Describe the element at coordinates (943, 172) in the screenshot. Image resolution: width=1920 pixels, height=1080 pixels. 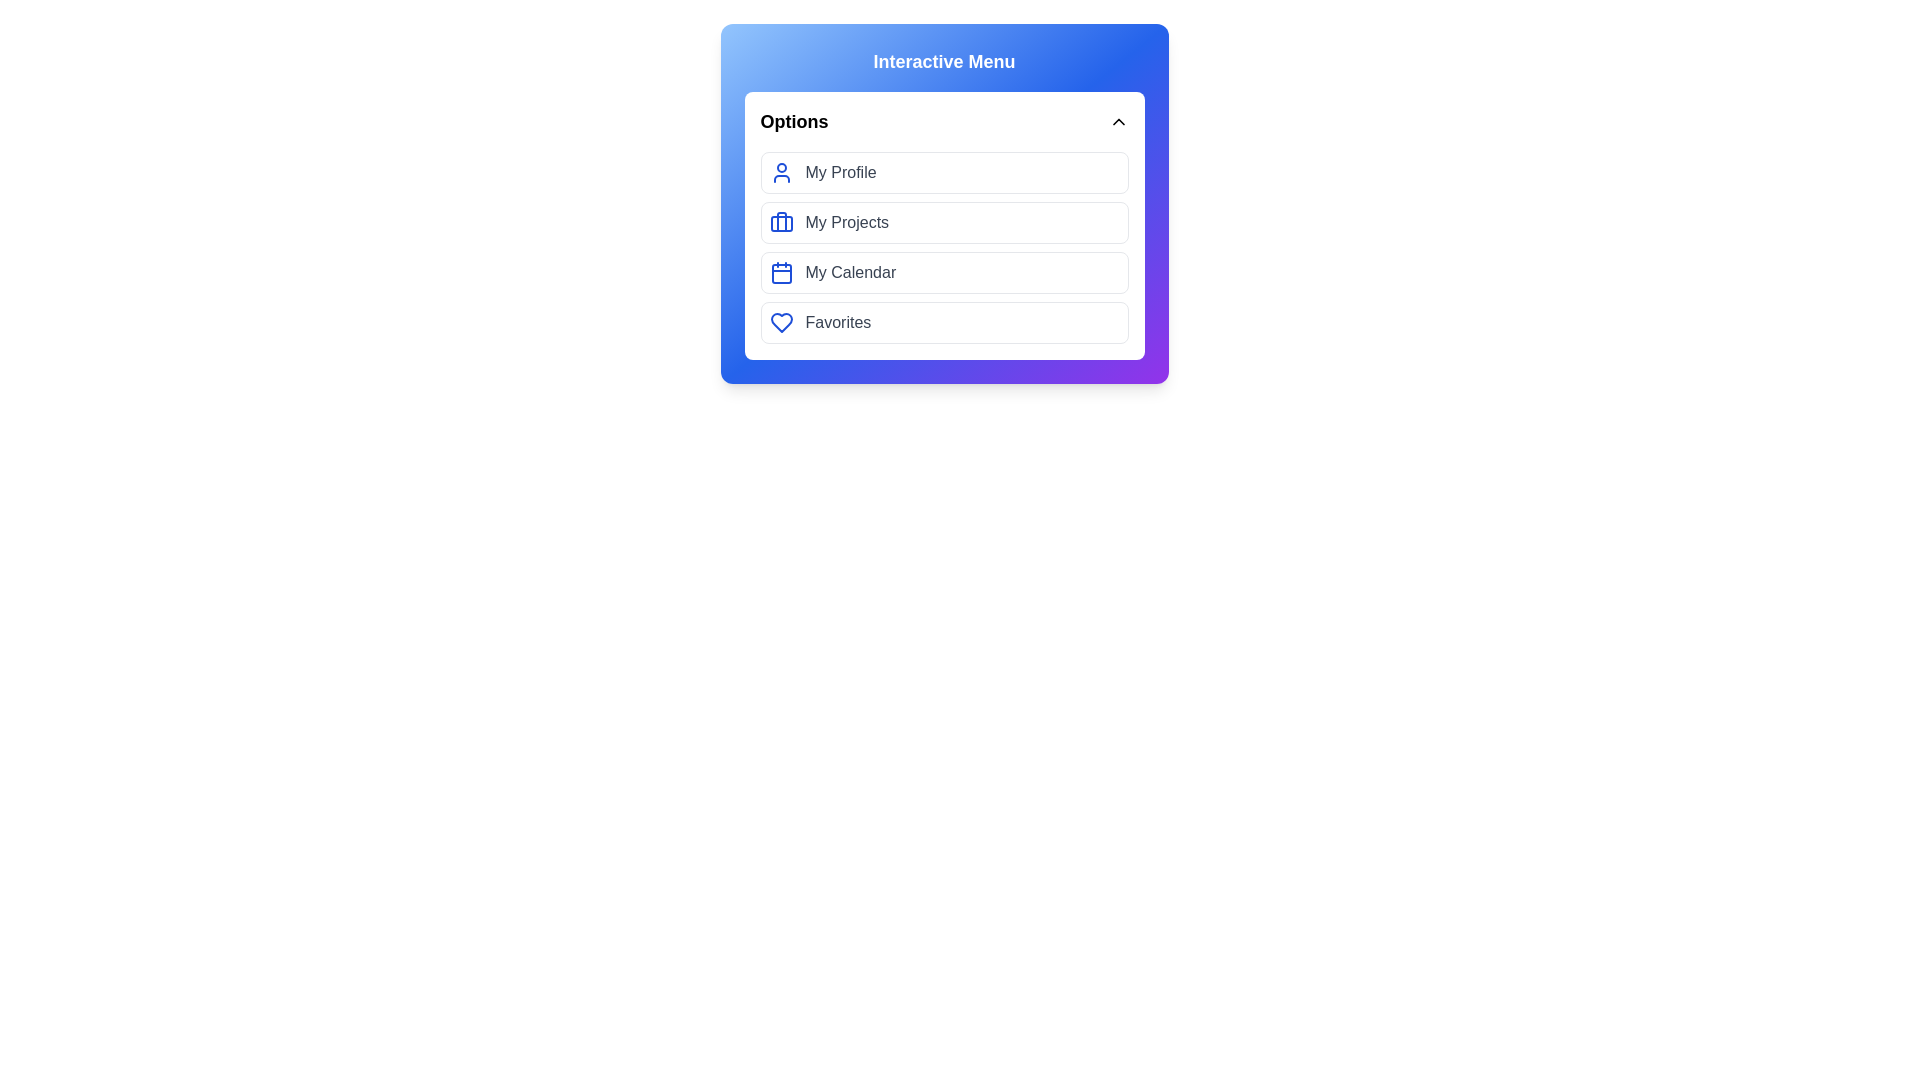
I see `the first menu item button located directly under the title 'Options'` at that location.